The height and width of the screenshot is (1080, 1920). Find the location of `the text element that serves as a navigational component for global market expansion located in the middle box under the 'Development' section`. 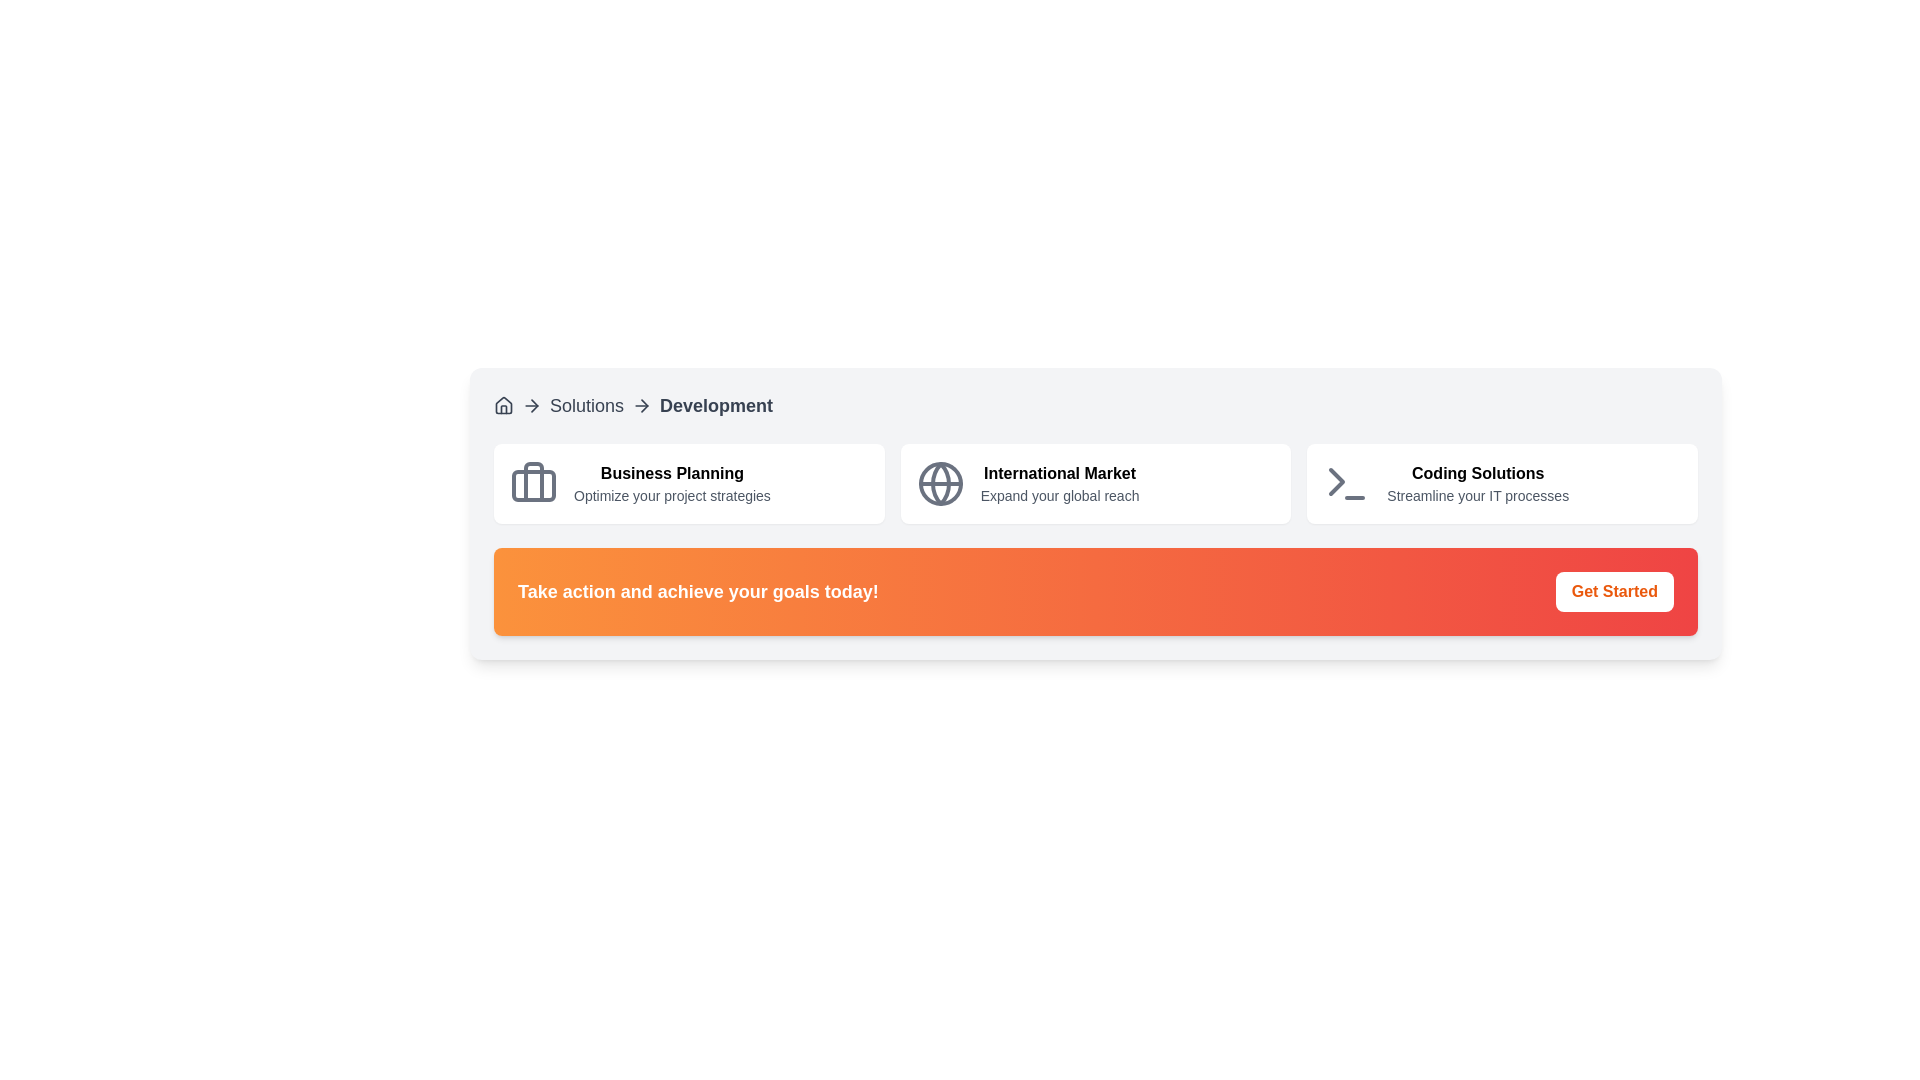

the text element that serves as a navigational component for global market expansion located in the middle box under the 'Development' section is located at coordinates (1059, 483).